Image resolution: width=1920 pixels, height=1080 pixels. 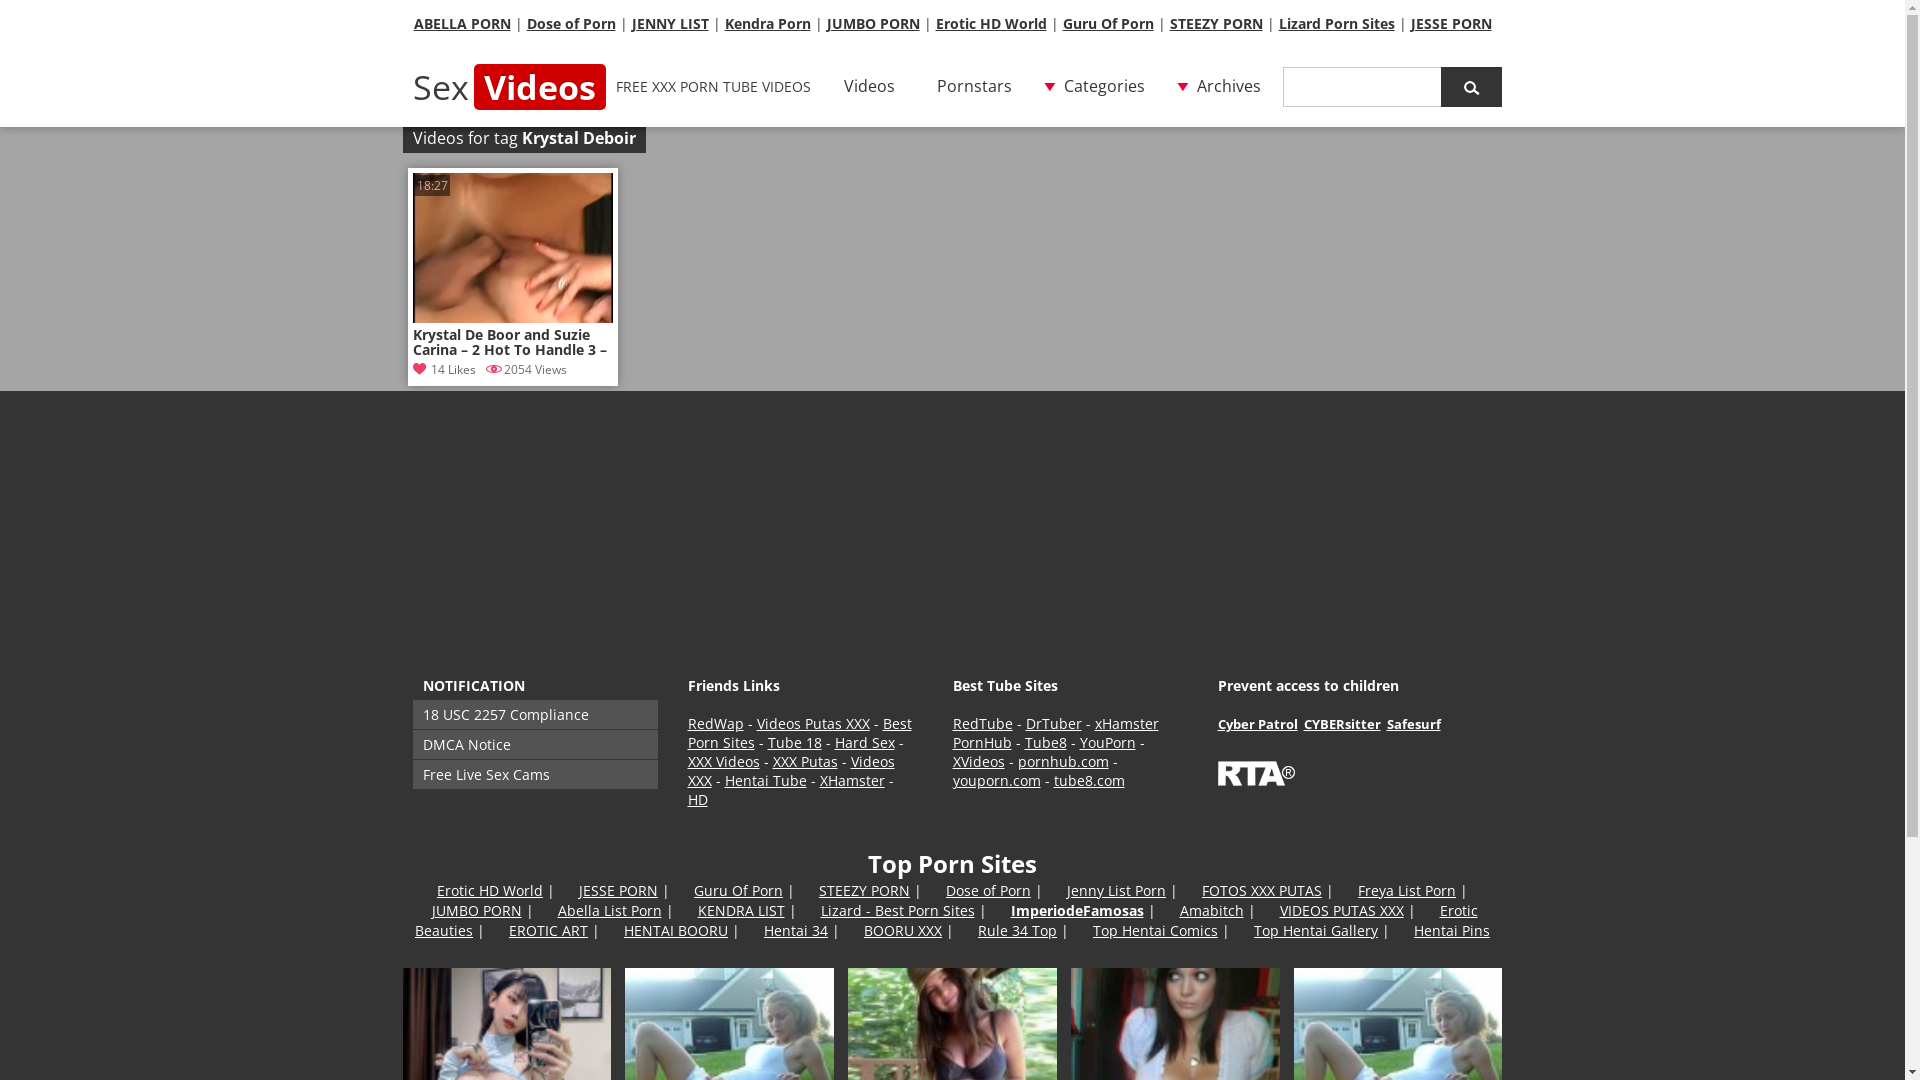 What do you see at coordinates (461, 23) in the screenshot?
I see `'ABELLA PORN'` at bounding box center [461, 23].